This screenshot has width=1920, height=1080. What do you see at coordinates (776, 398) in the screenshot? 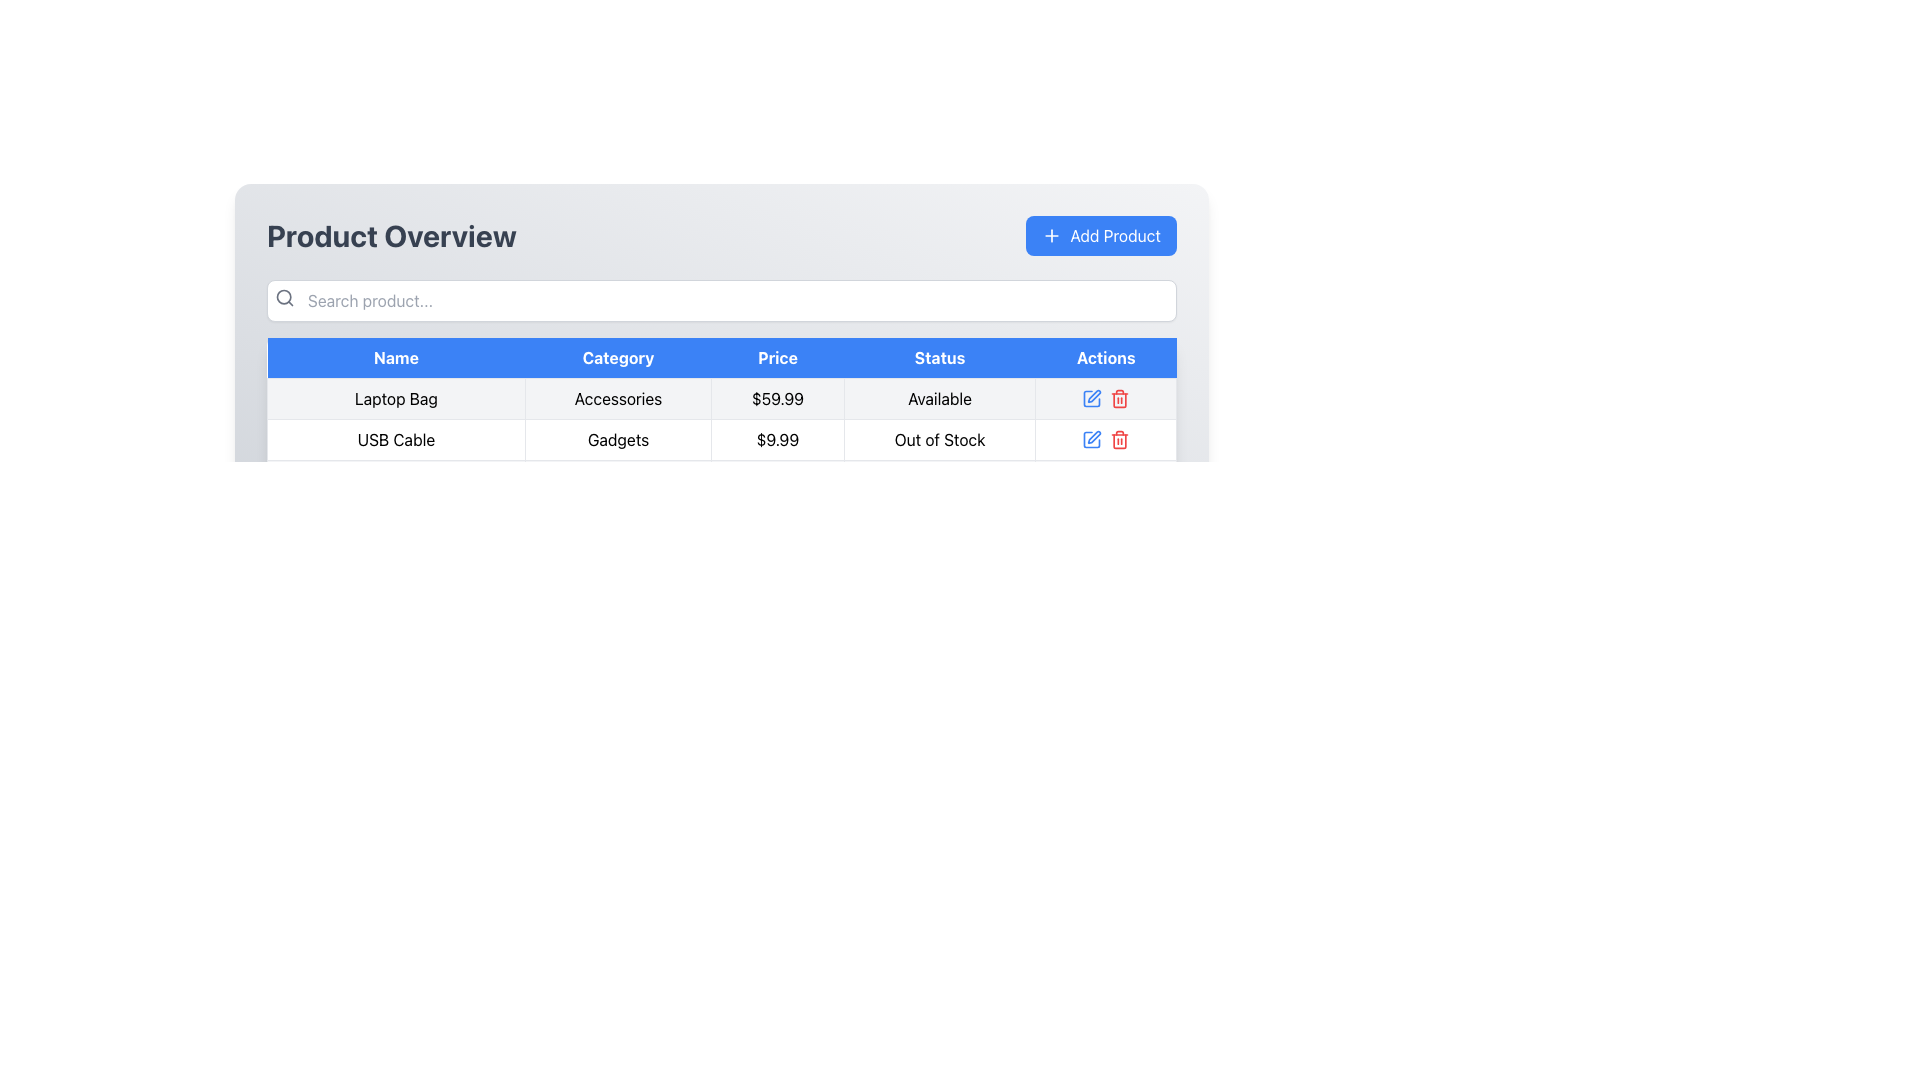
I see `the text label displaying the price '$59.99' in black font on a light gray background, located in the third column of the first data row in the product information table` at bounding box center [776, 398].